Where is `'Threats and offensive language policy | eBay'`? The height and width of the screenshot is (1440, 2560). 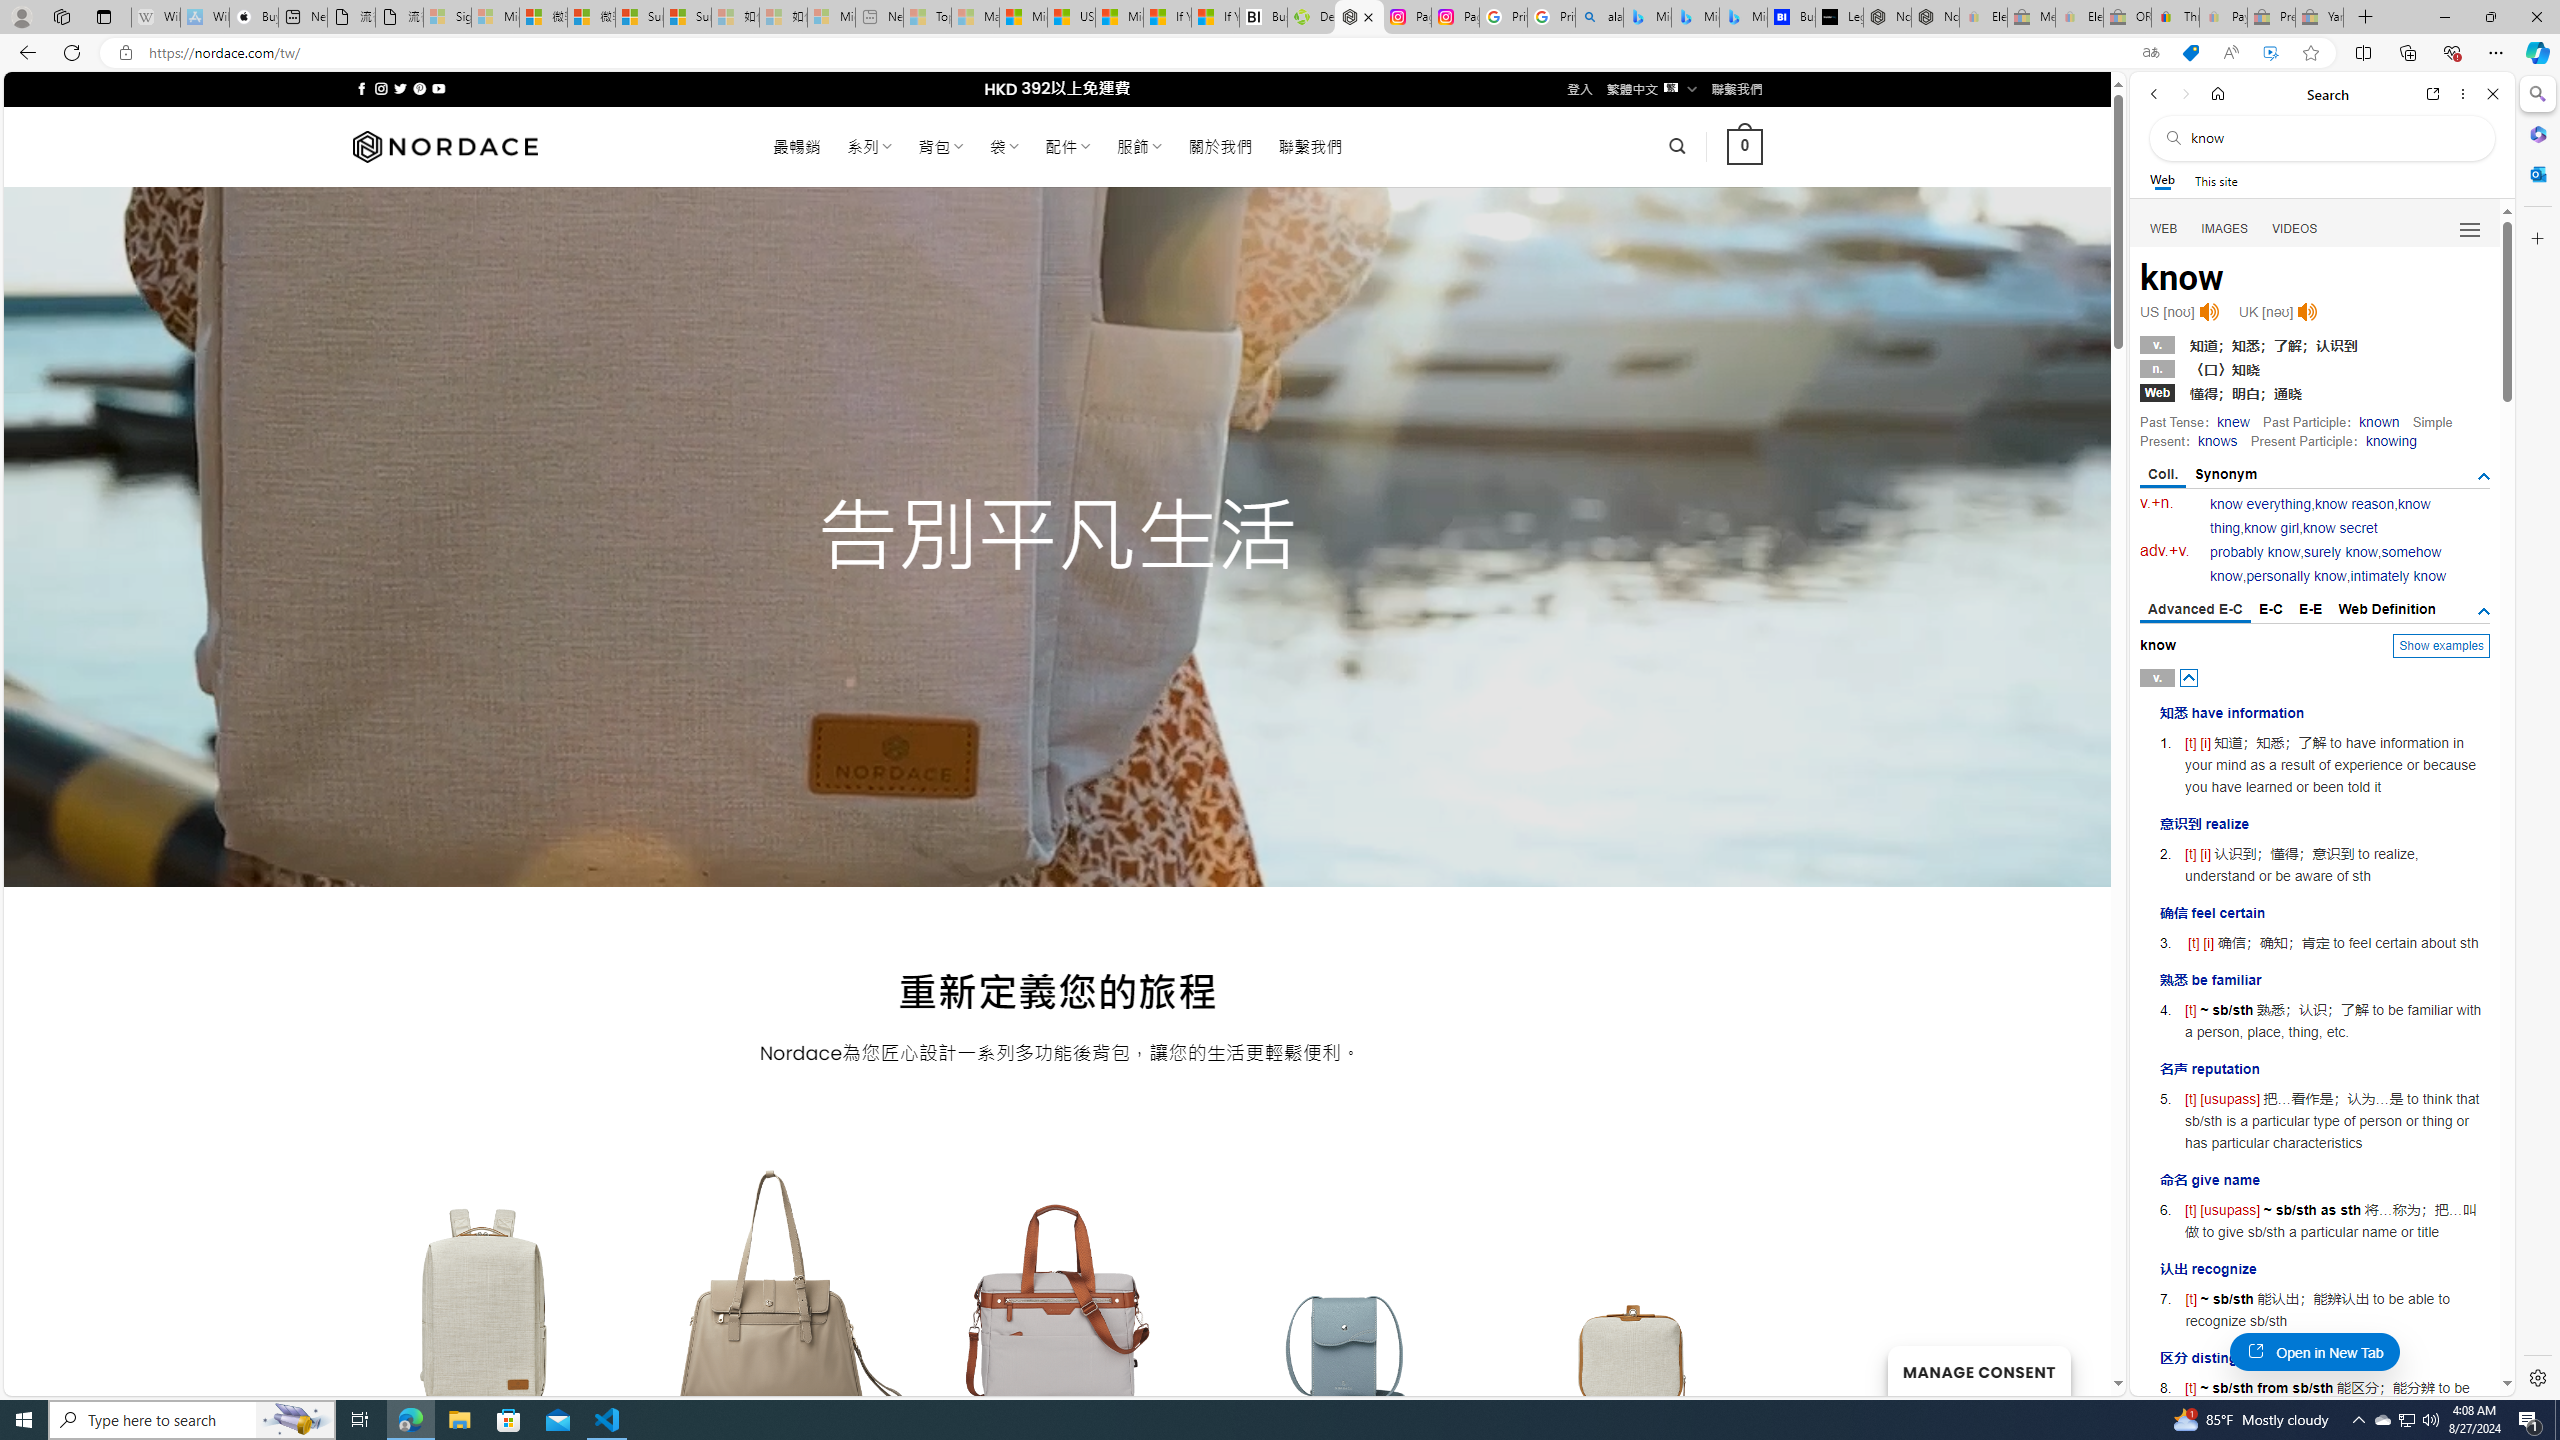 'Threats and offensive language policy | eBay' is located at coordinates (2173, 16).